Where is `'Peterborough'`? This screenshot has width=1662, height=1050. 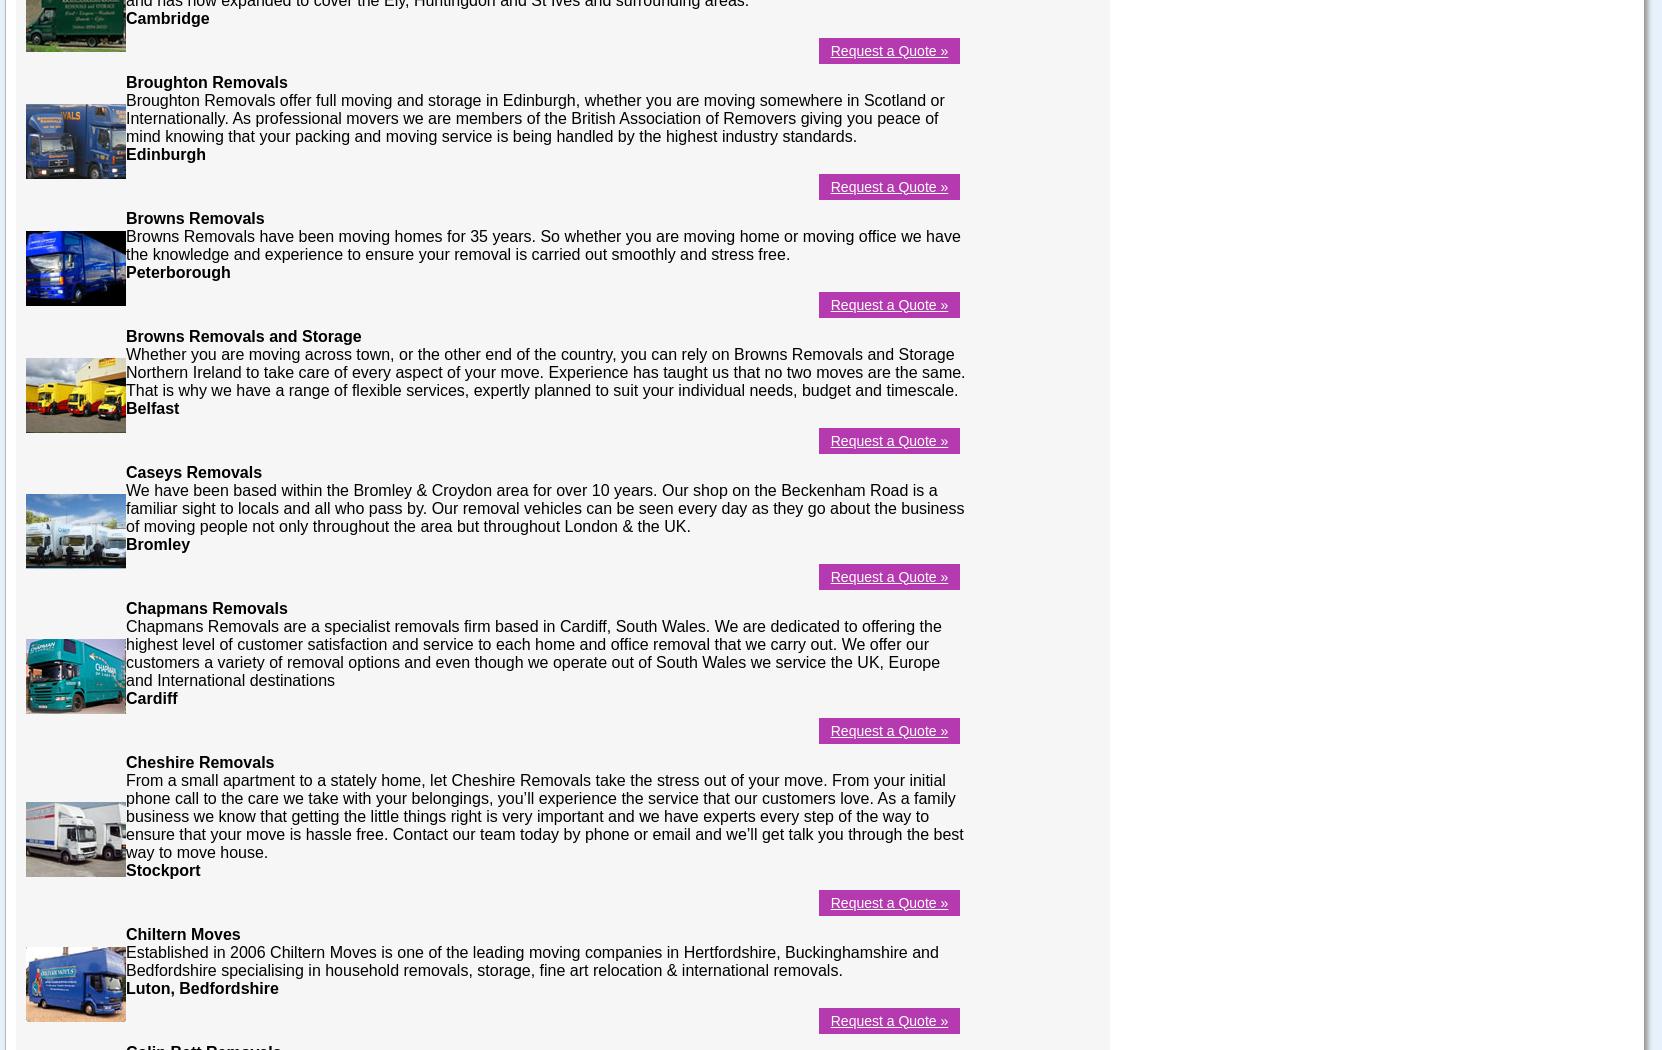
'Peterborough' is located at coordinates (177, 270).